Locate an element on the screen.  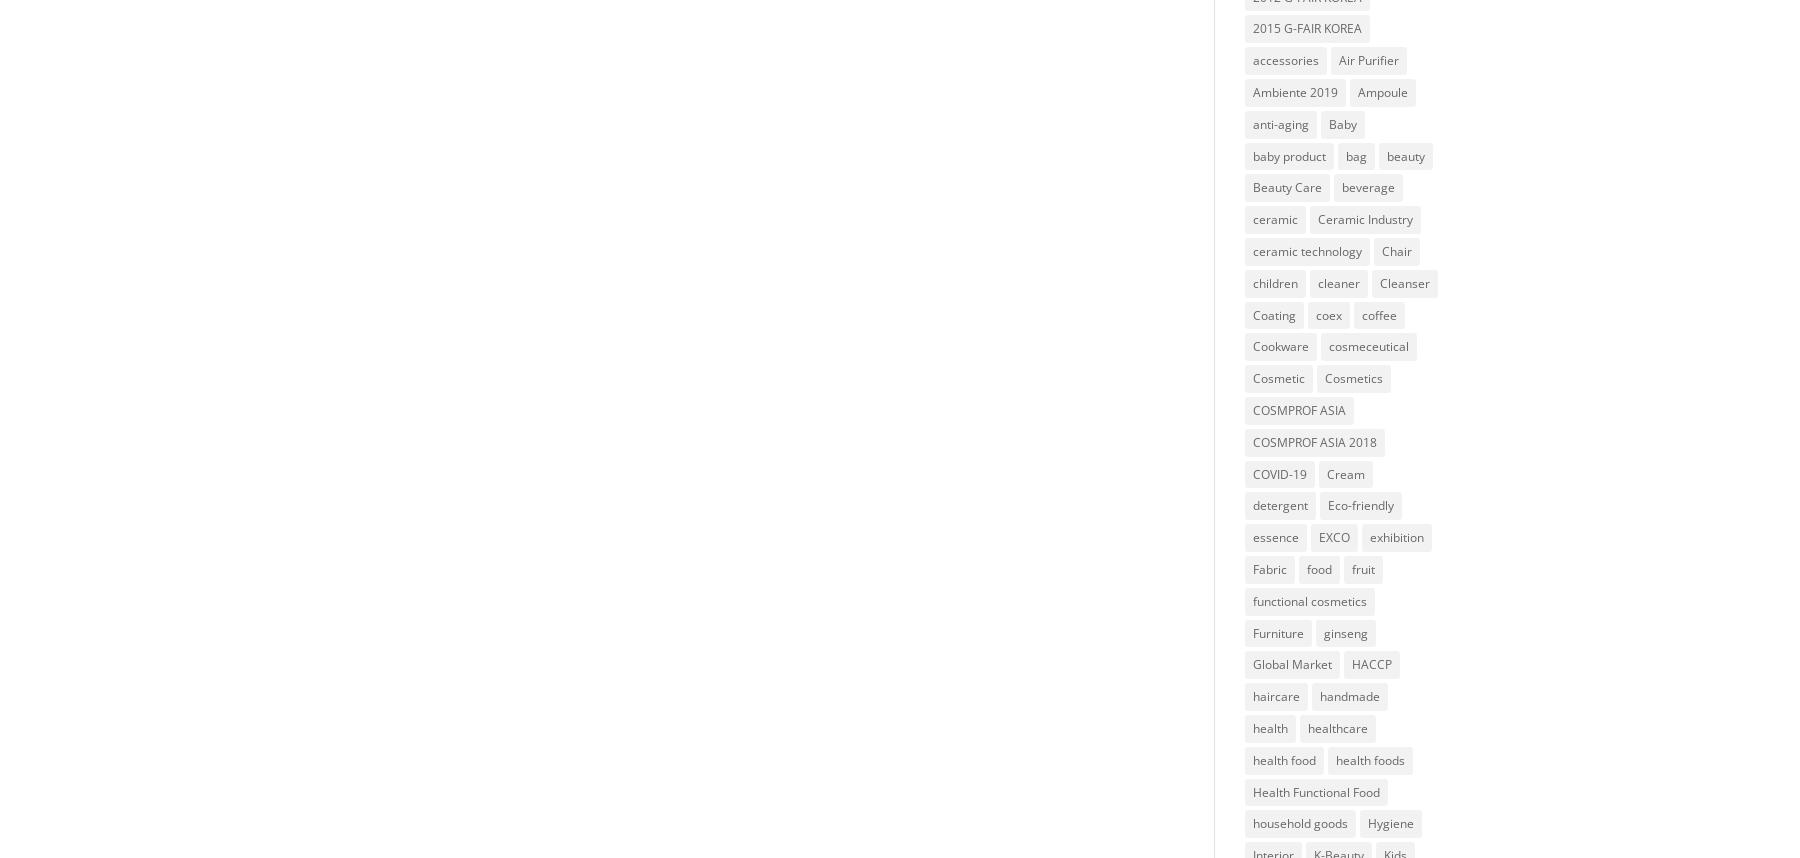
'Ambiente 2019' is located at coordinates (1294, 92).